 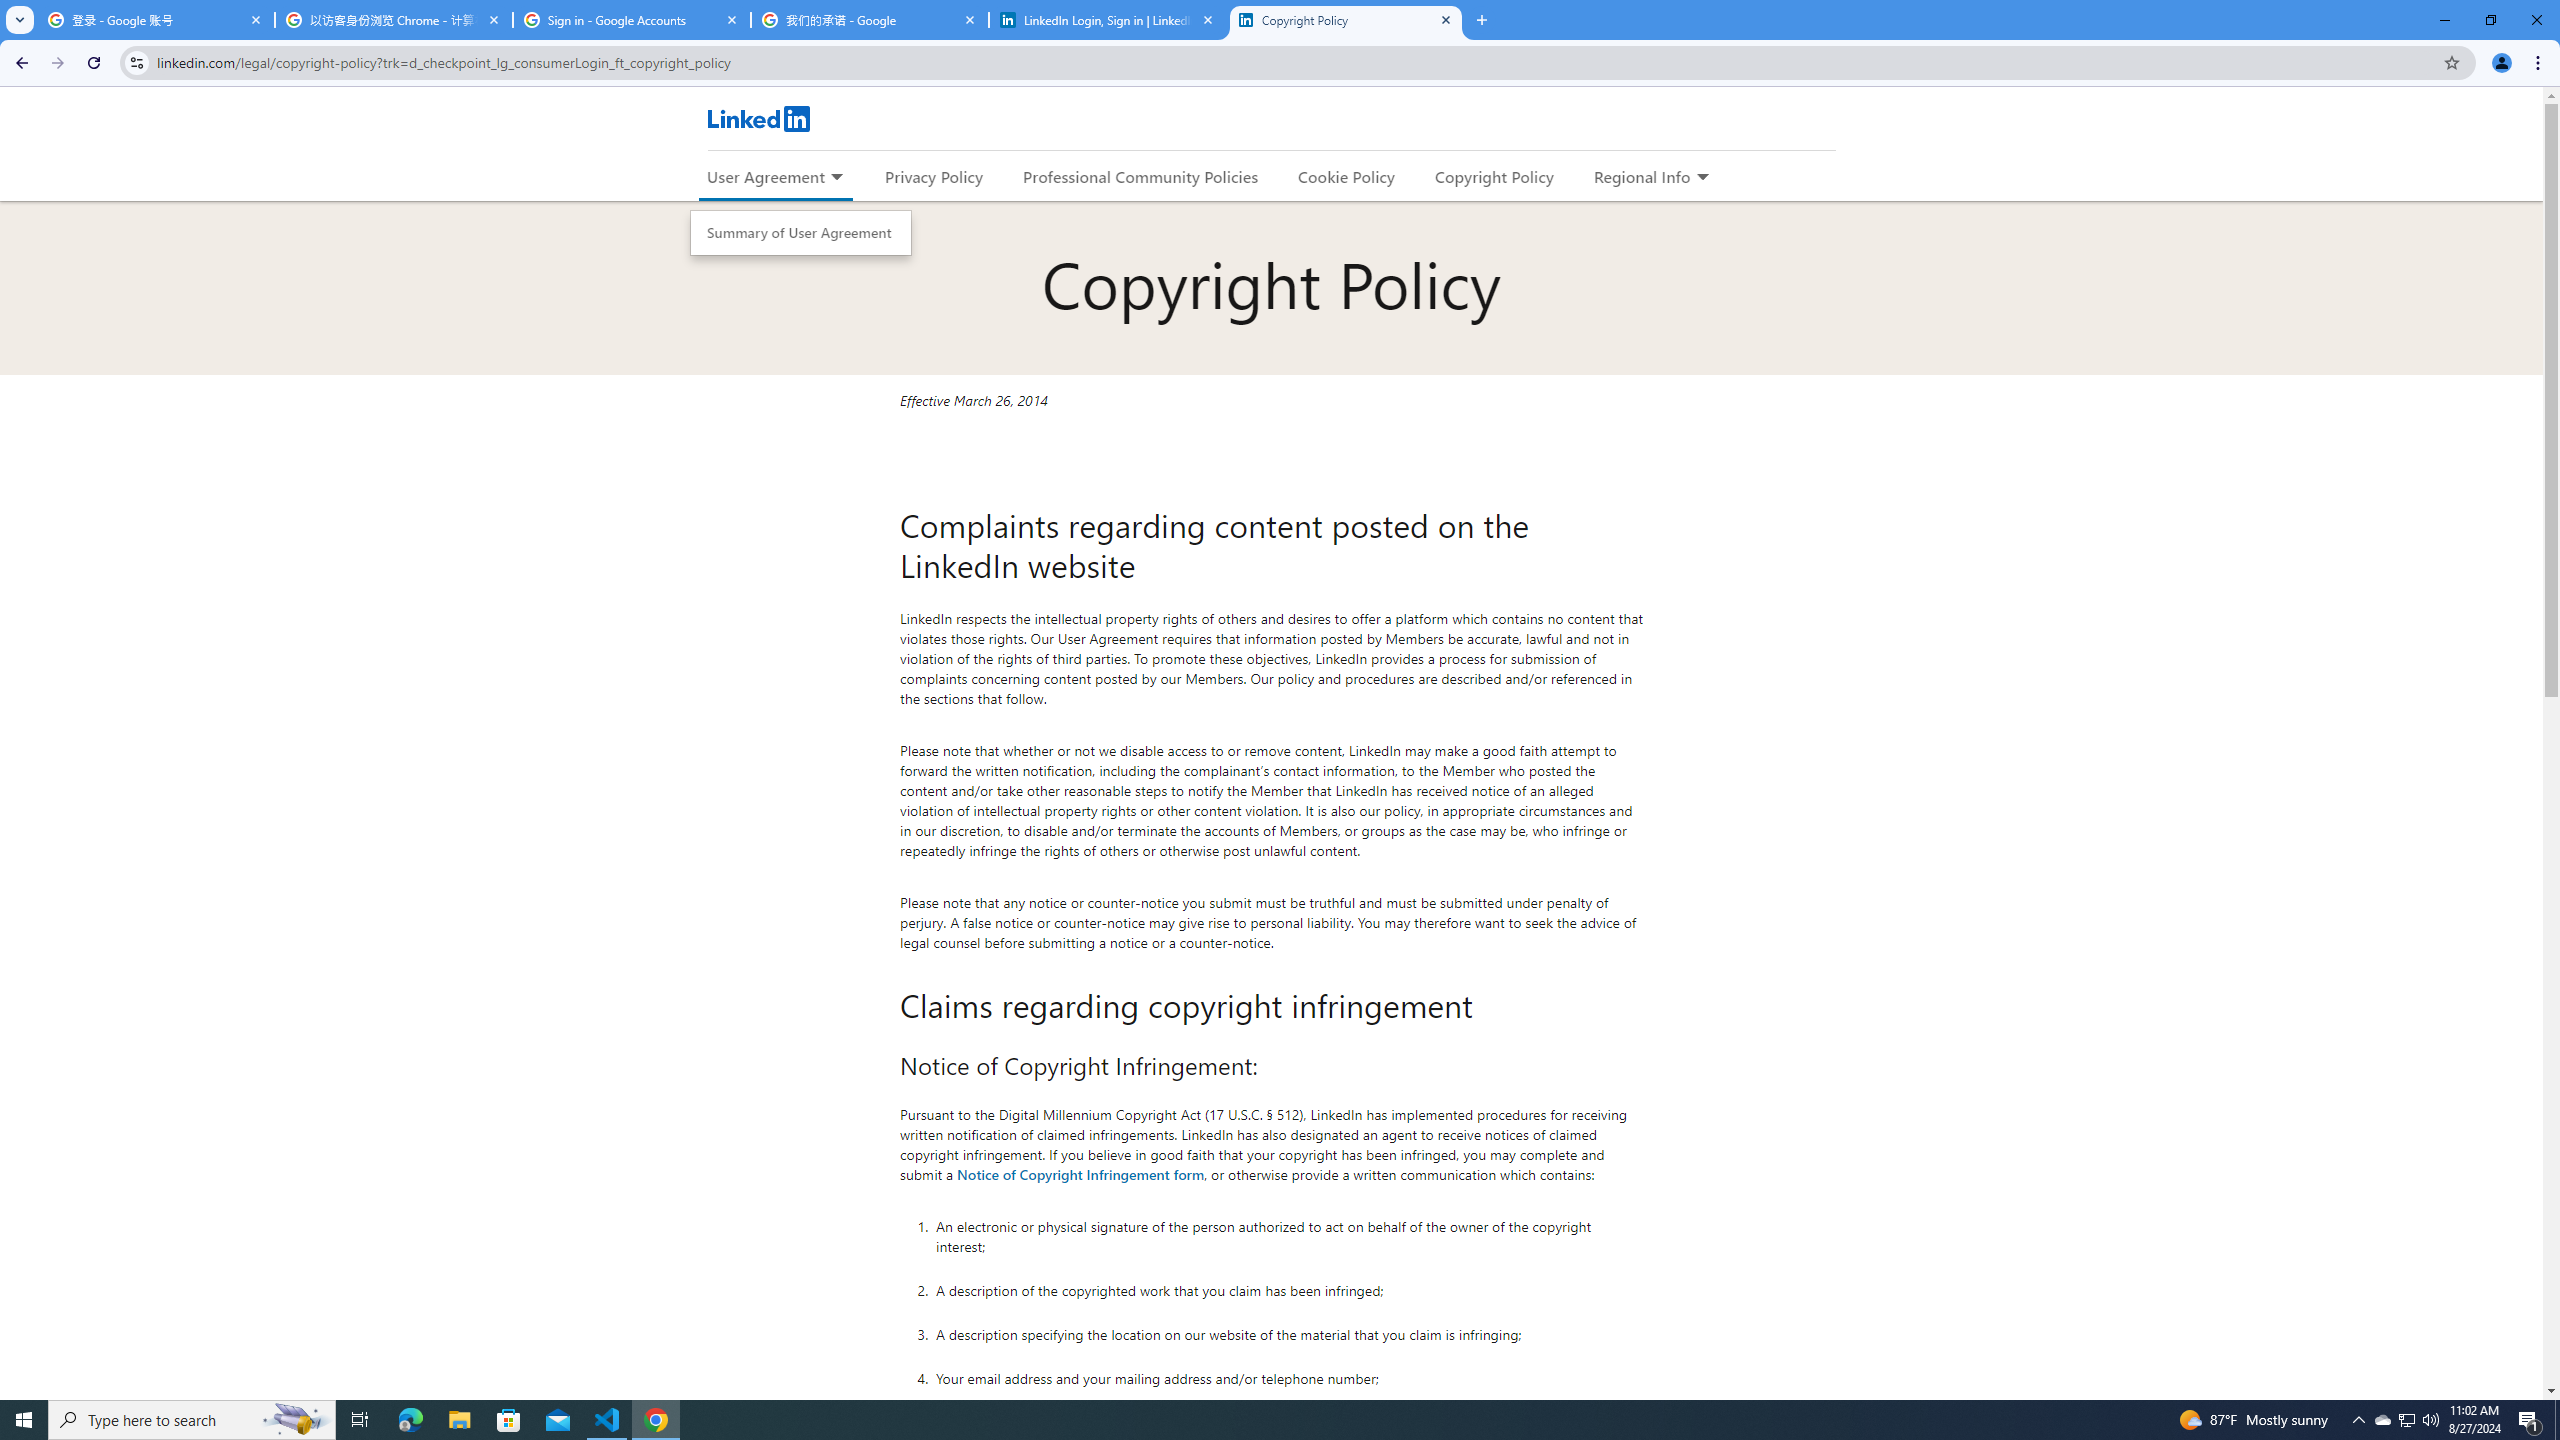 I want to click on 'Regional Info', so click(x=1642, y=176).